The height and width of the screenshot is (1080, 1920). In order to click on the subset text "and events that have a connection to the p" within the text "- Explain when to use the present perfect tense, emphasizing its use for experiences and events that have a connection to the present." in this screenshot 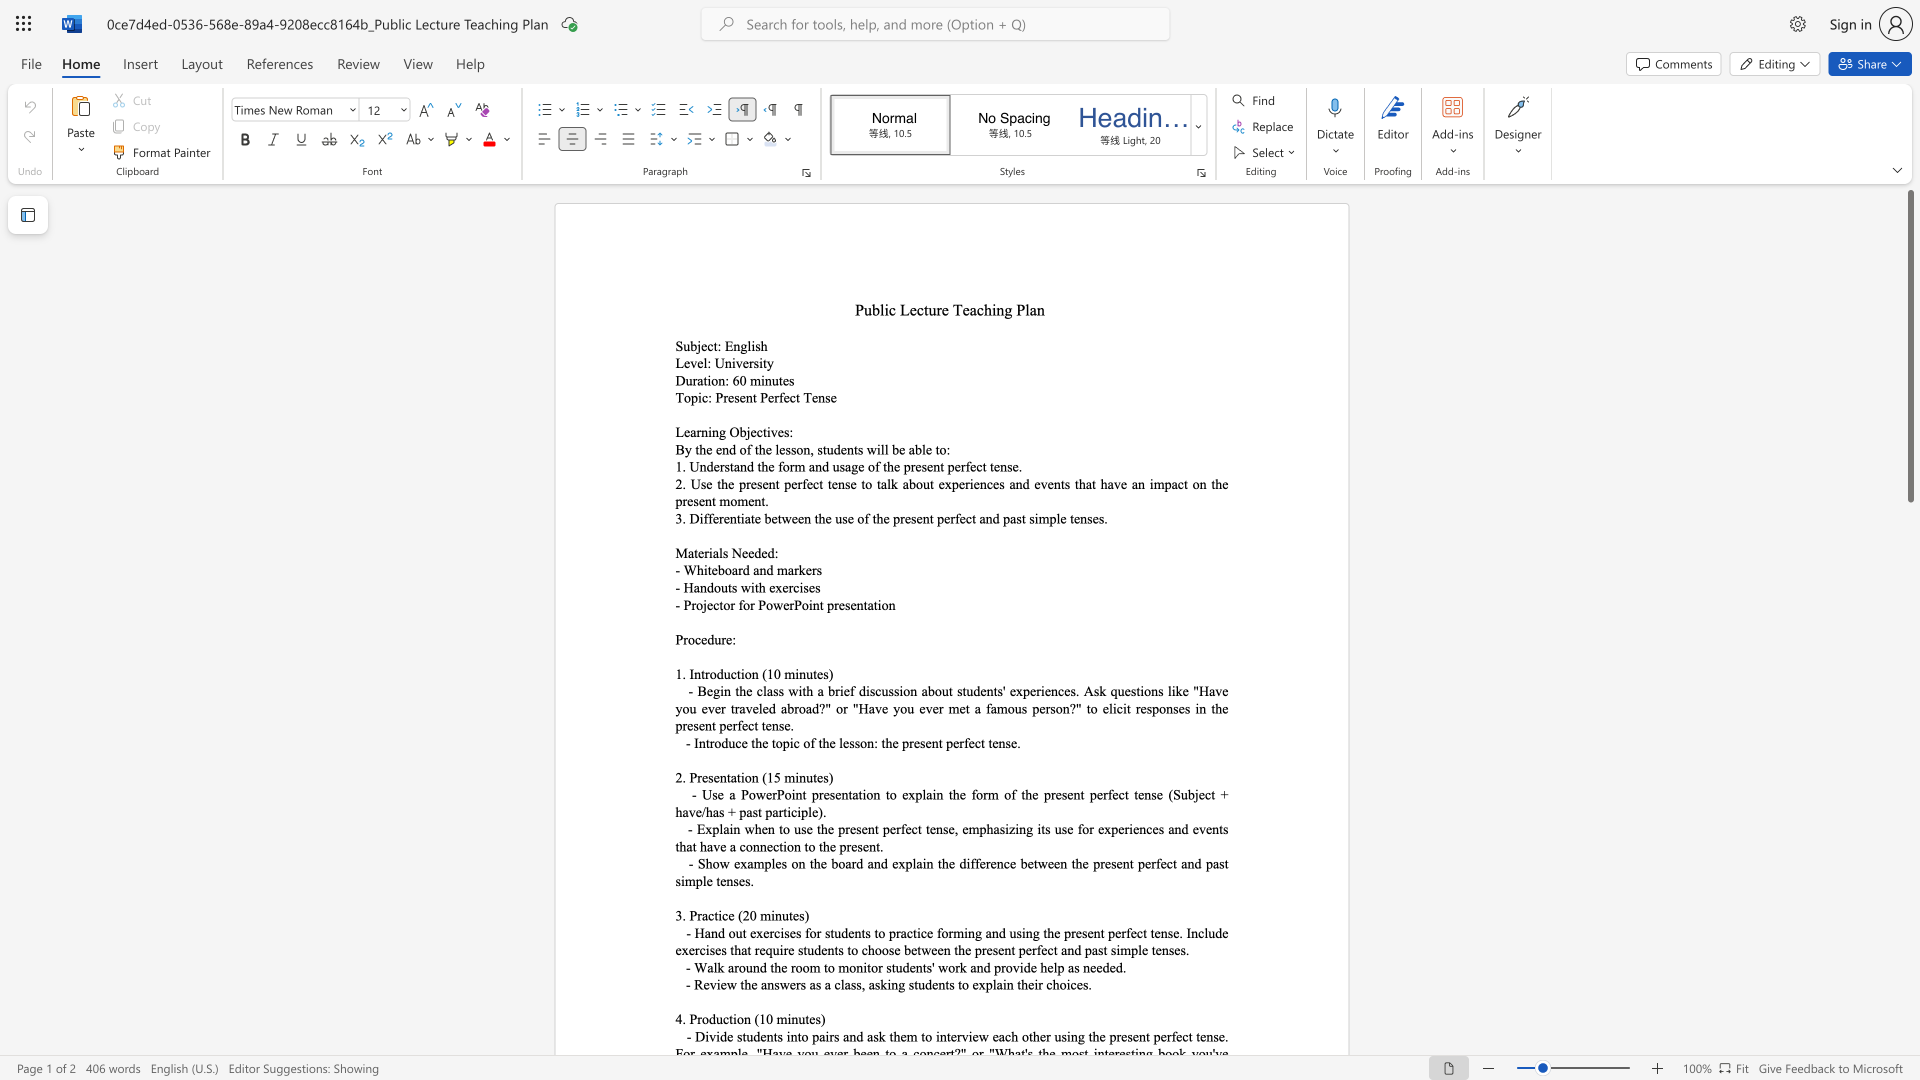, I will do `click(1168, 829)`.